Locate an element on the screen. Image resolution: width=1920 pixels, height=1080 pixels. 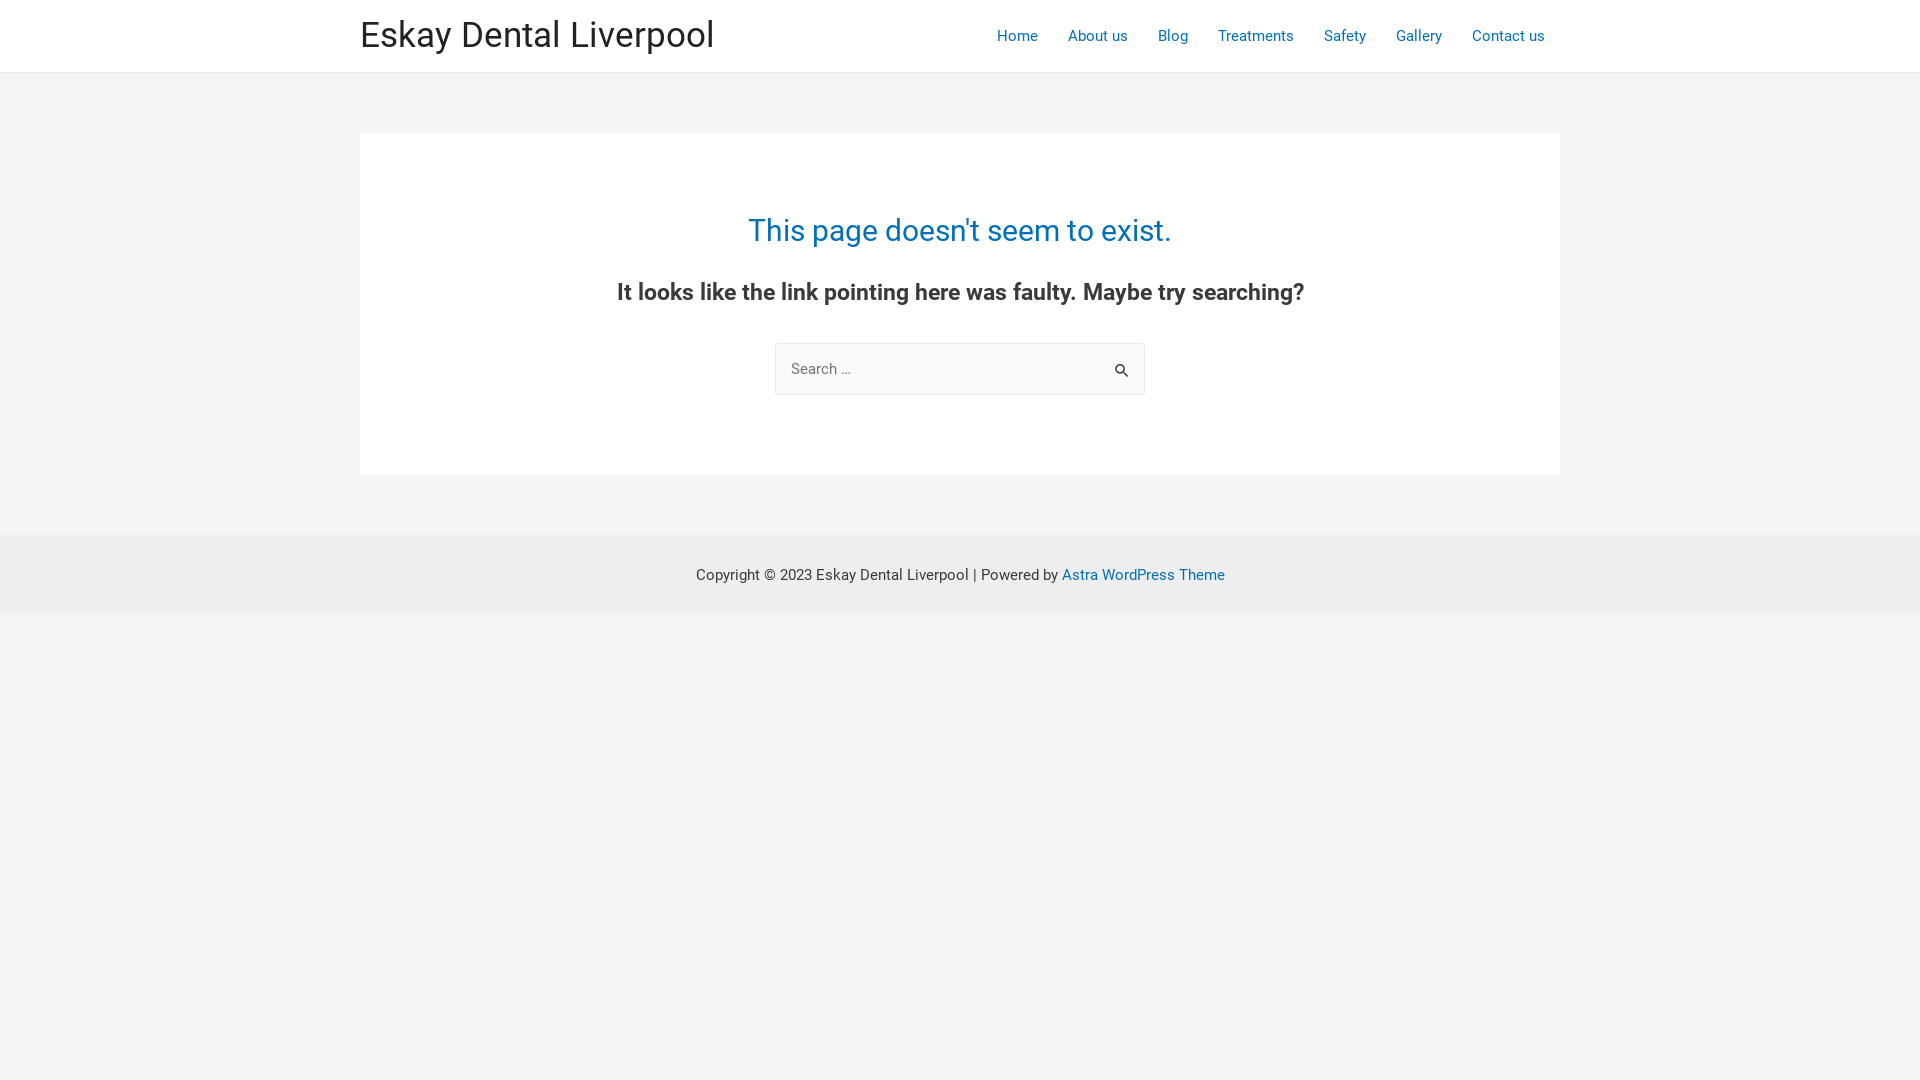
'Home' is located at coordinates (1017, 35).